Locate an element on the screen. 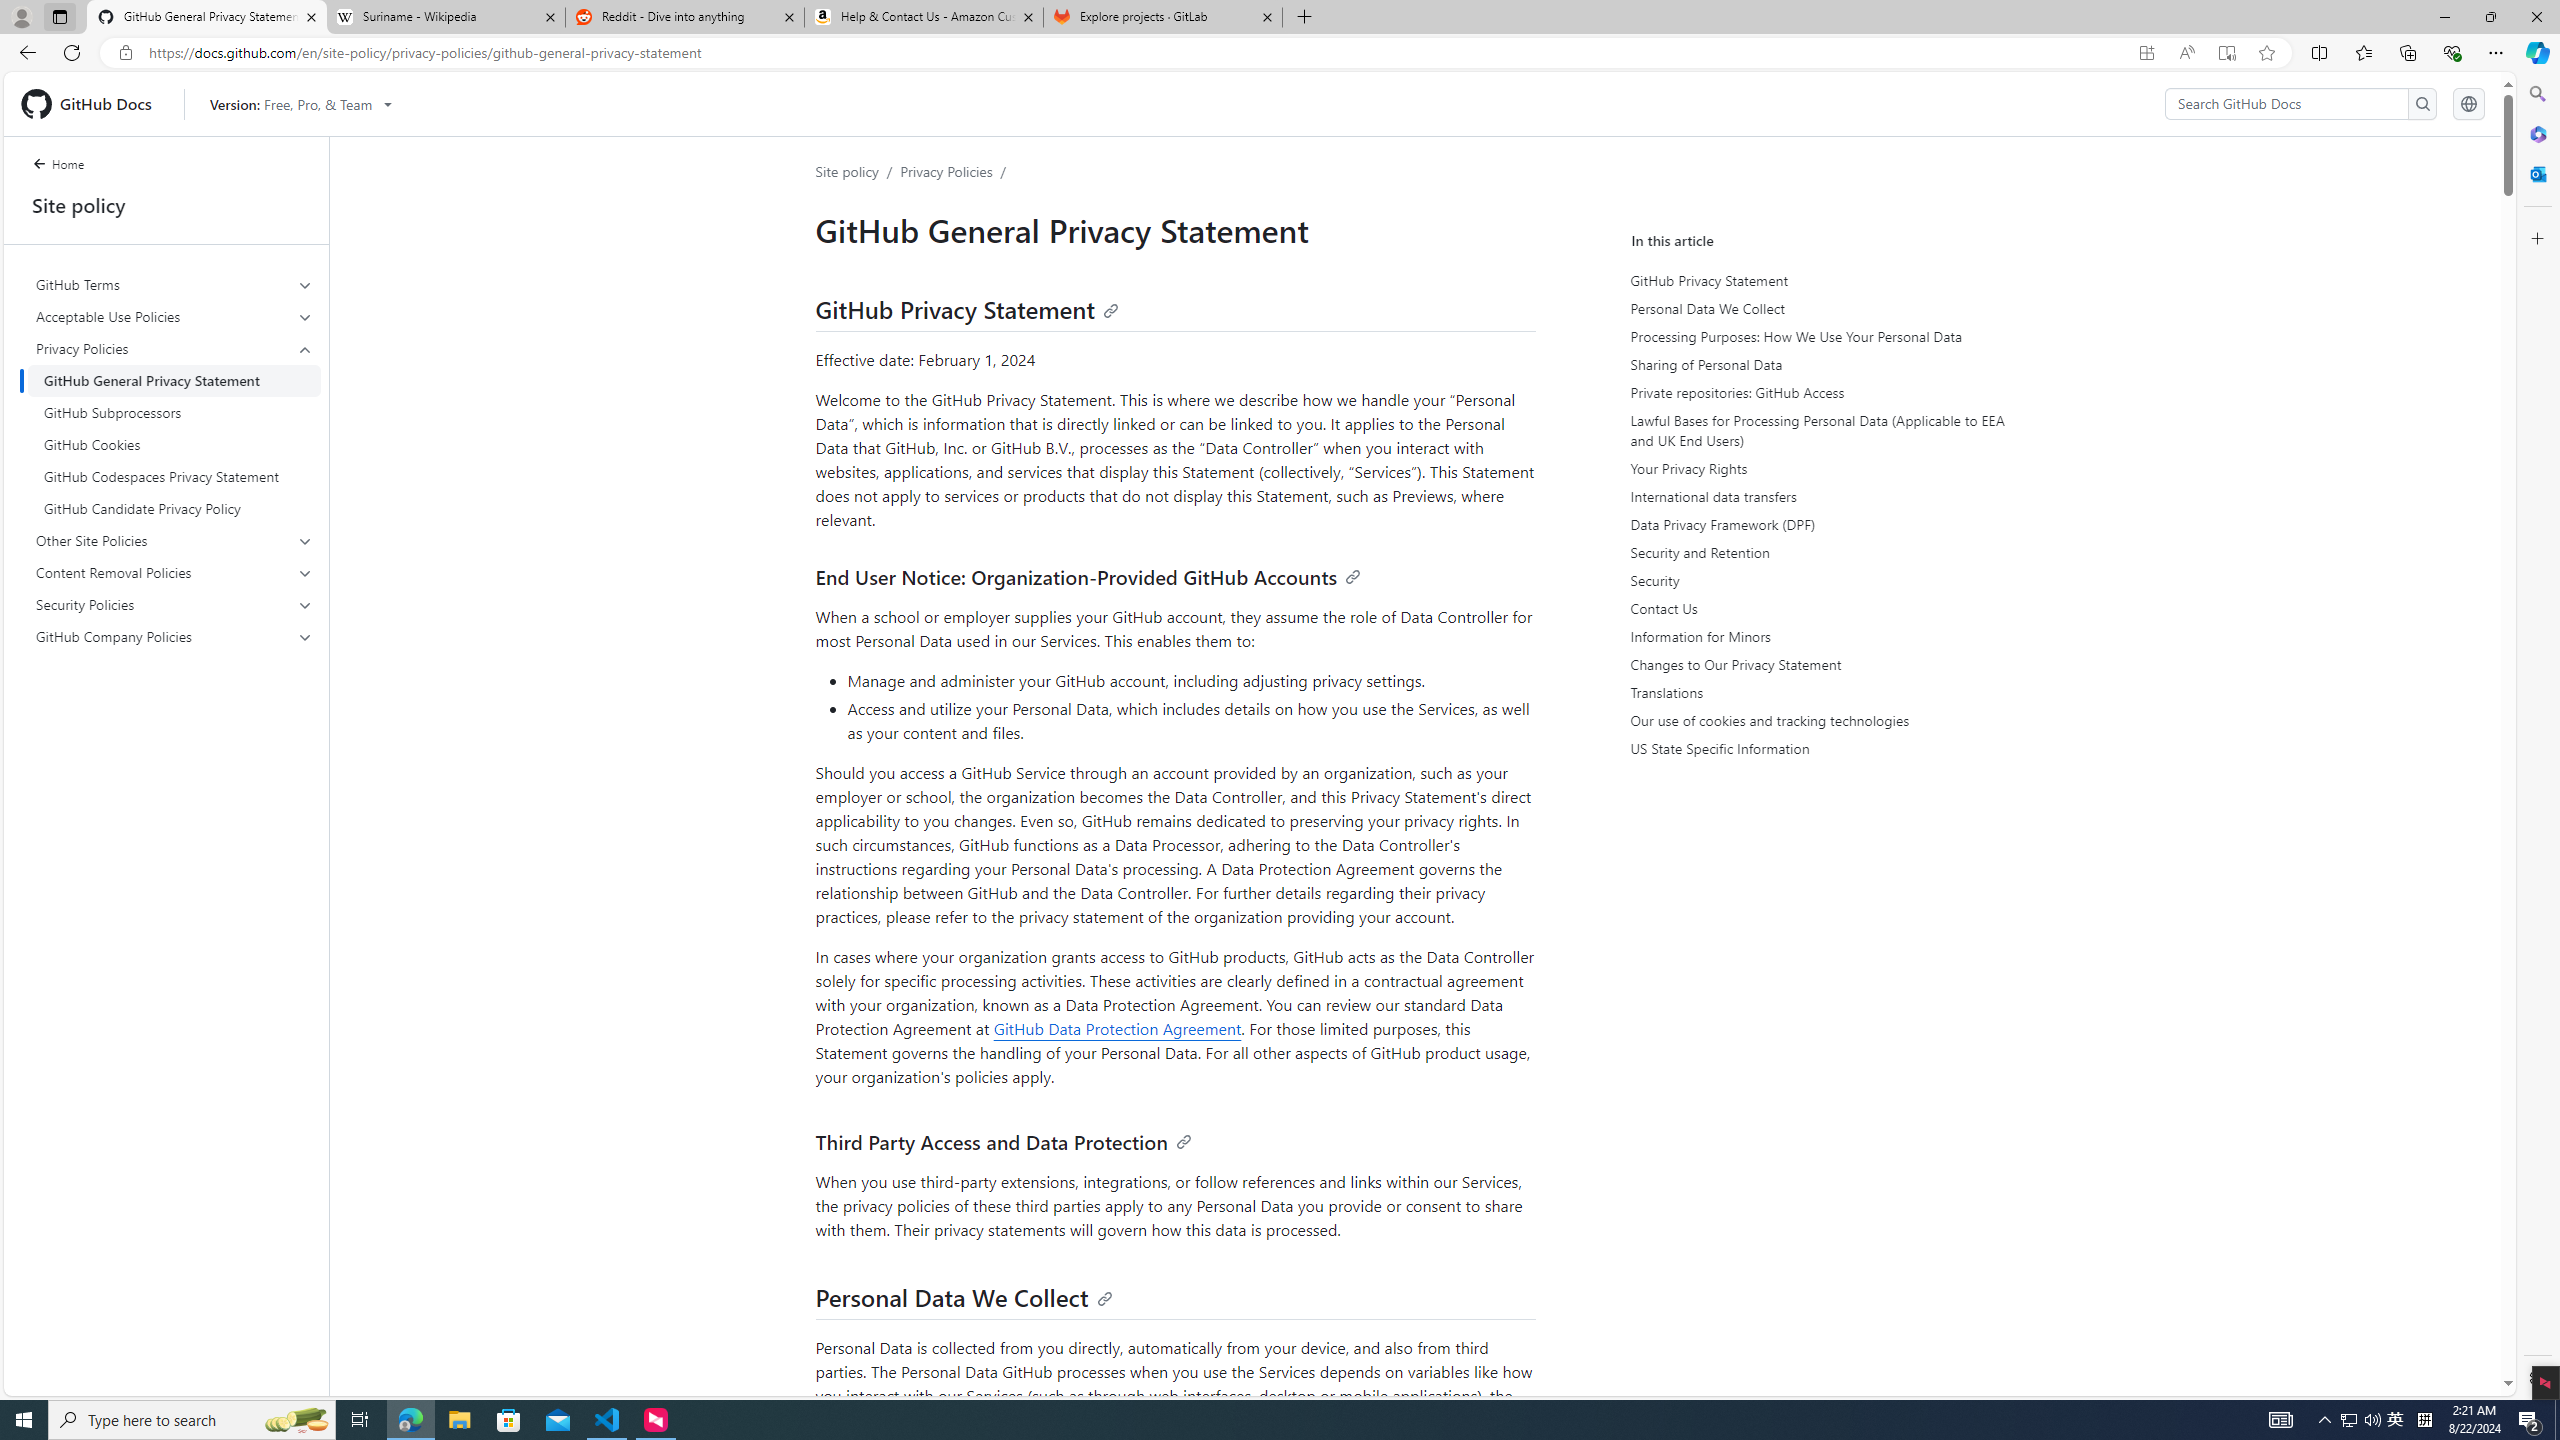 This screenshot has height=1440, width=2560. 'Other Site Policies' is located at coordinates (174, 540).